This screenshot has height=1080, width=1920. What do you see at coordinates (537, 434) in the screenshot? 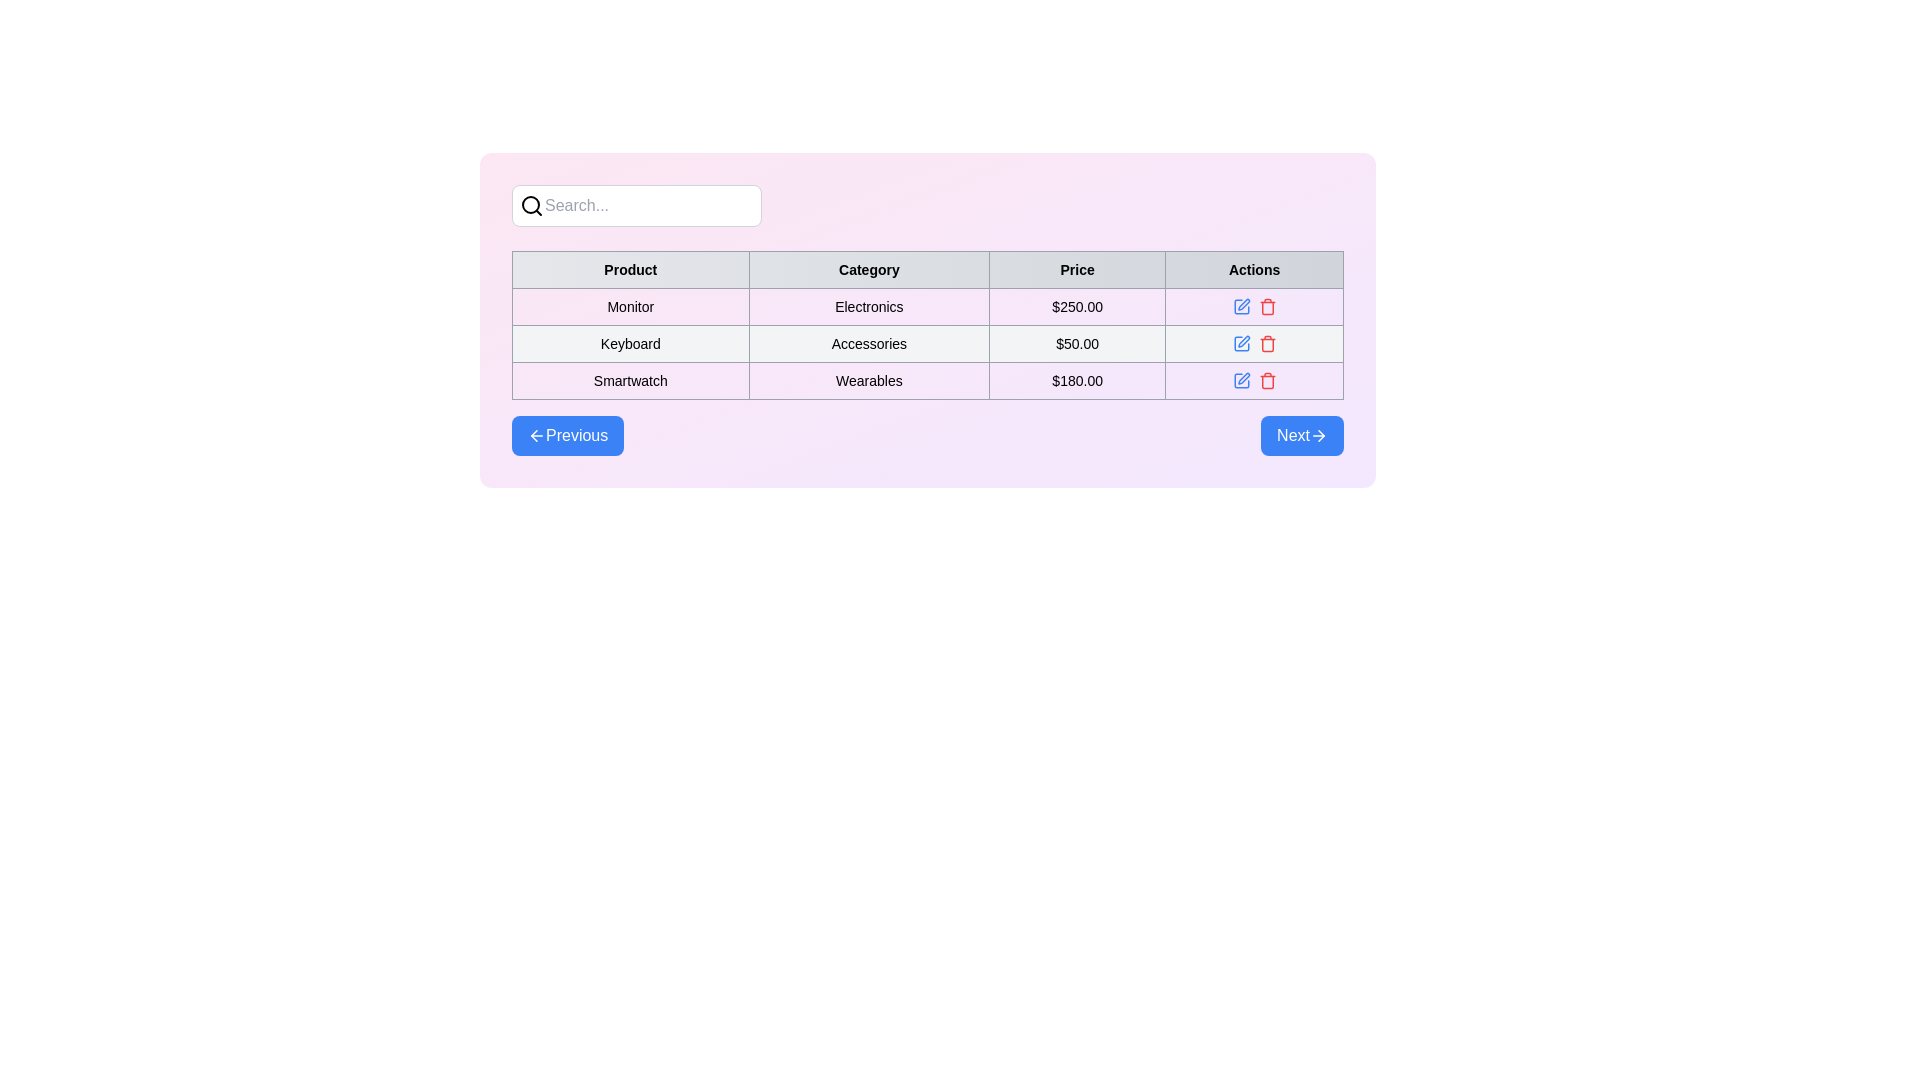
I see `the backward navigation icon located to the left of the 'Previous' text` at bounding box center [537, 434].